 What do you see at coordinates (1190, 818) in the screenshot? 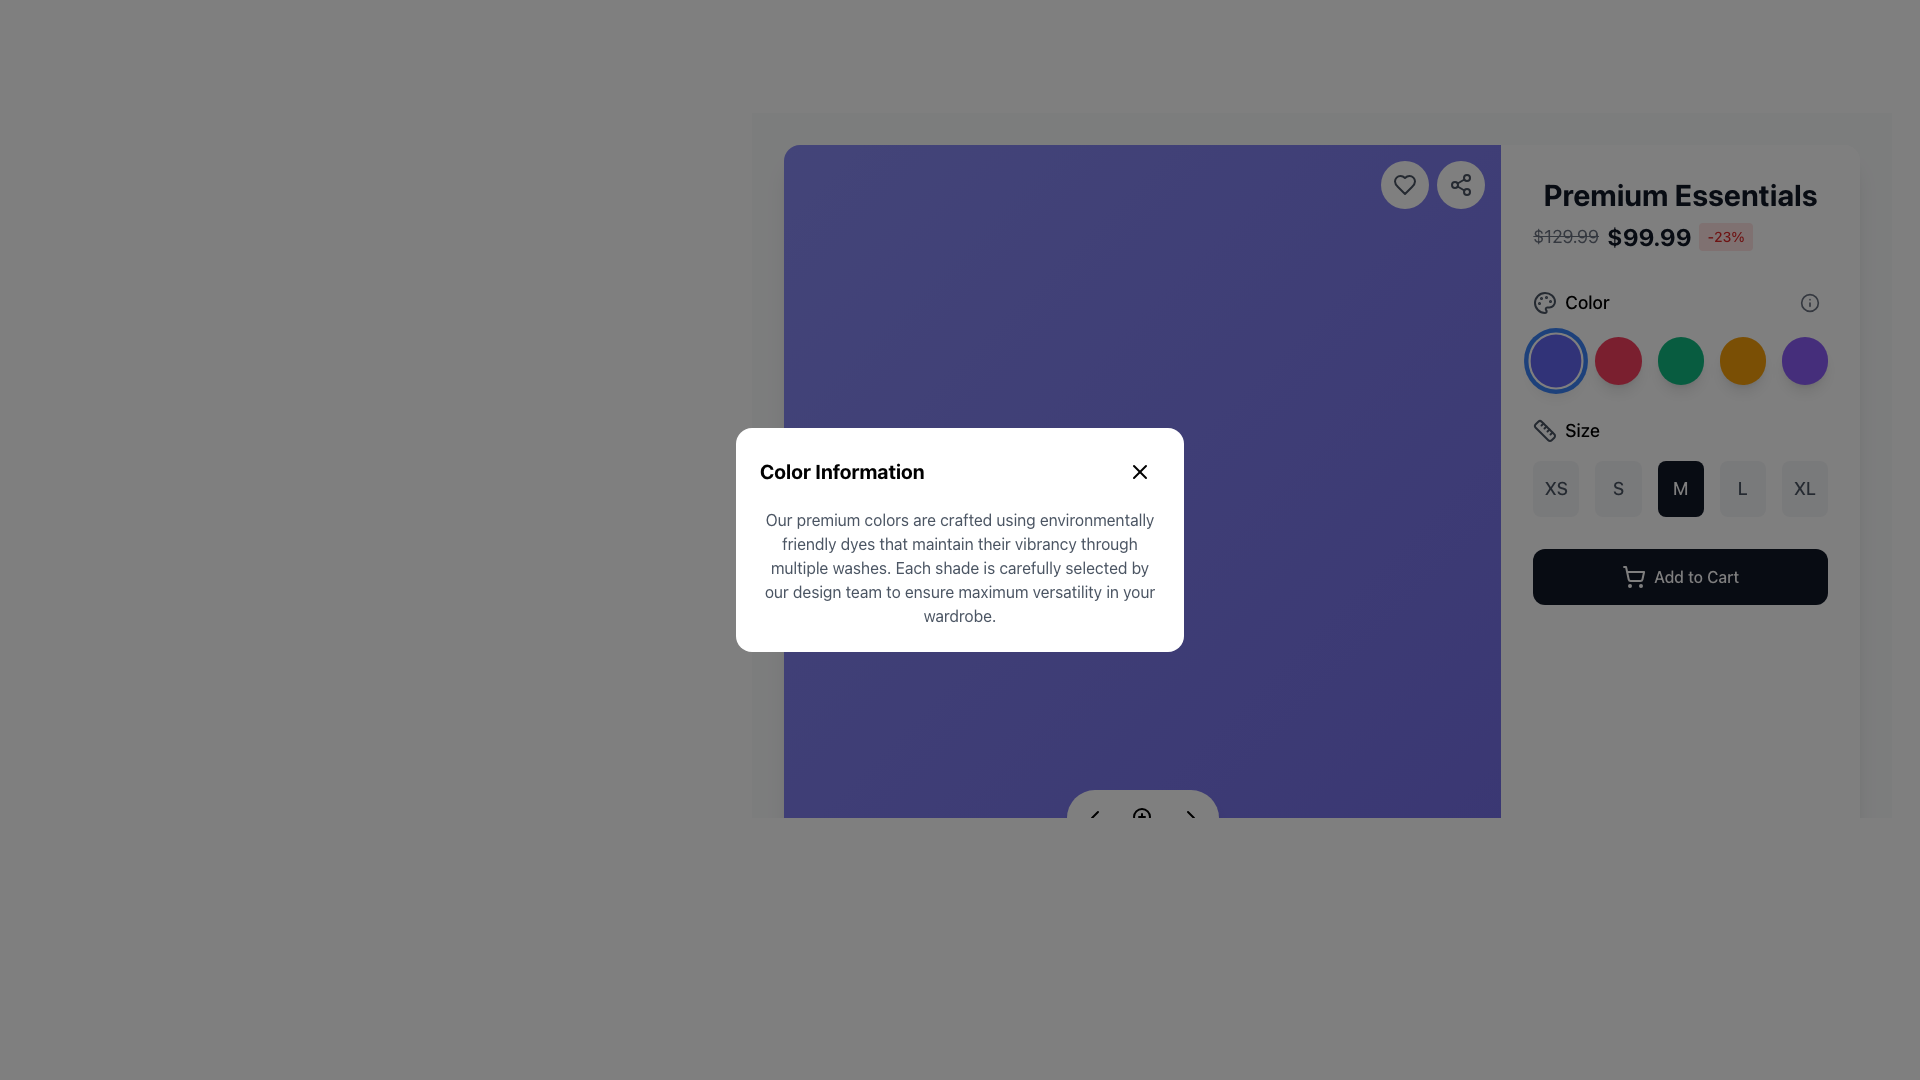
I see `the rightward-pointing chevron icon enclosed within a circular button located in the bottom center of the interface to trigger a visual effect` at bounding box center [1190, 818].